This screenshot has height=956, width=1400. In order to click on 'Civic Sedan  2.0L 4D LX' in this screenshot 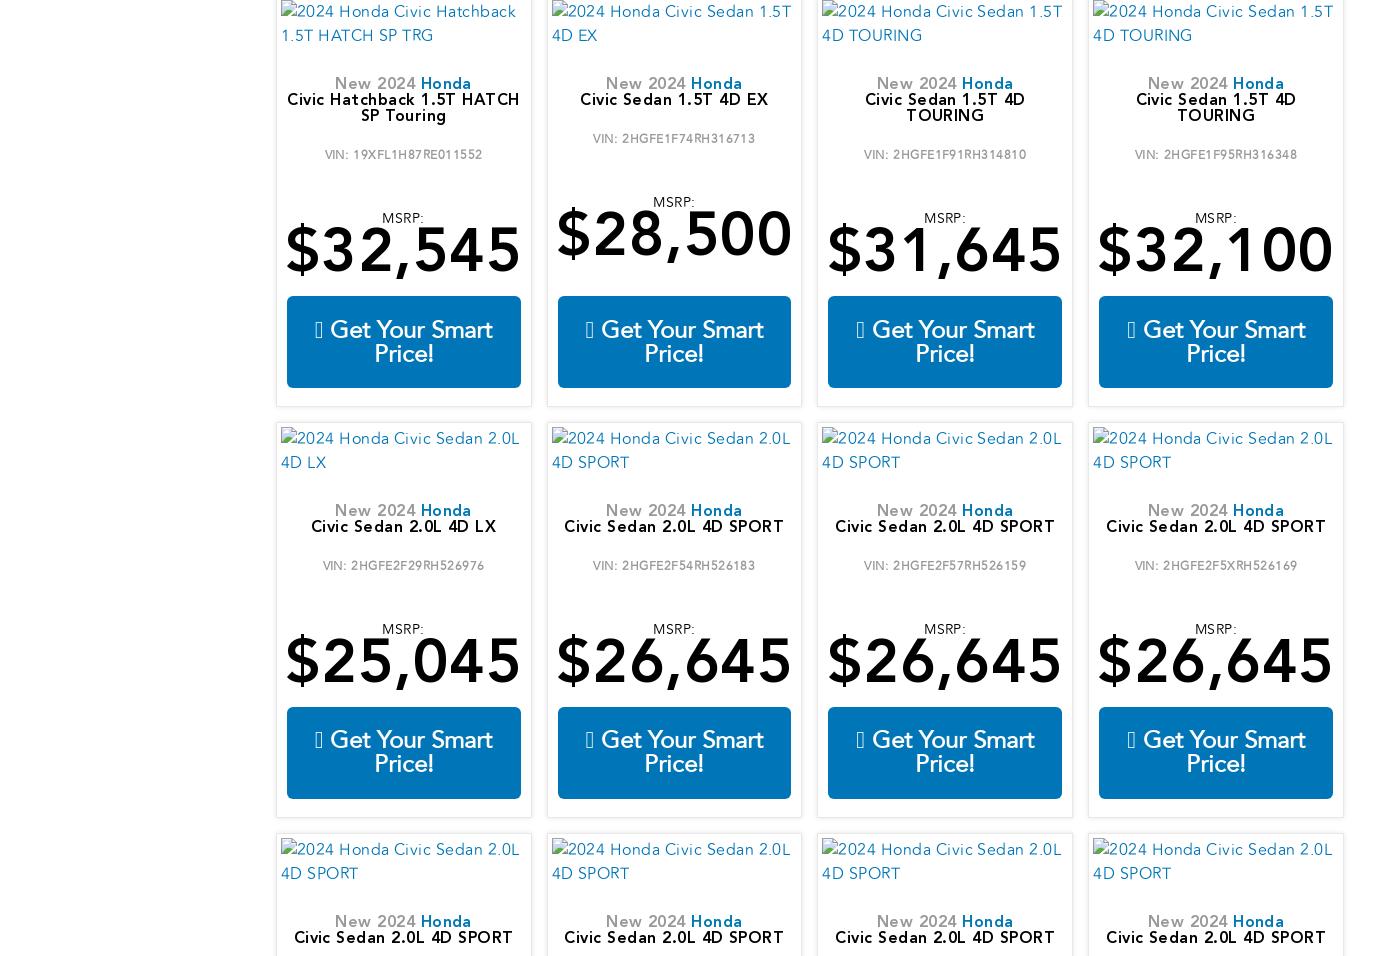, I will do `click(309, 526)`.